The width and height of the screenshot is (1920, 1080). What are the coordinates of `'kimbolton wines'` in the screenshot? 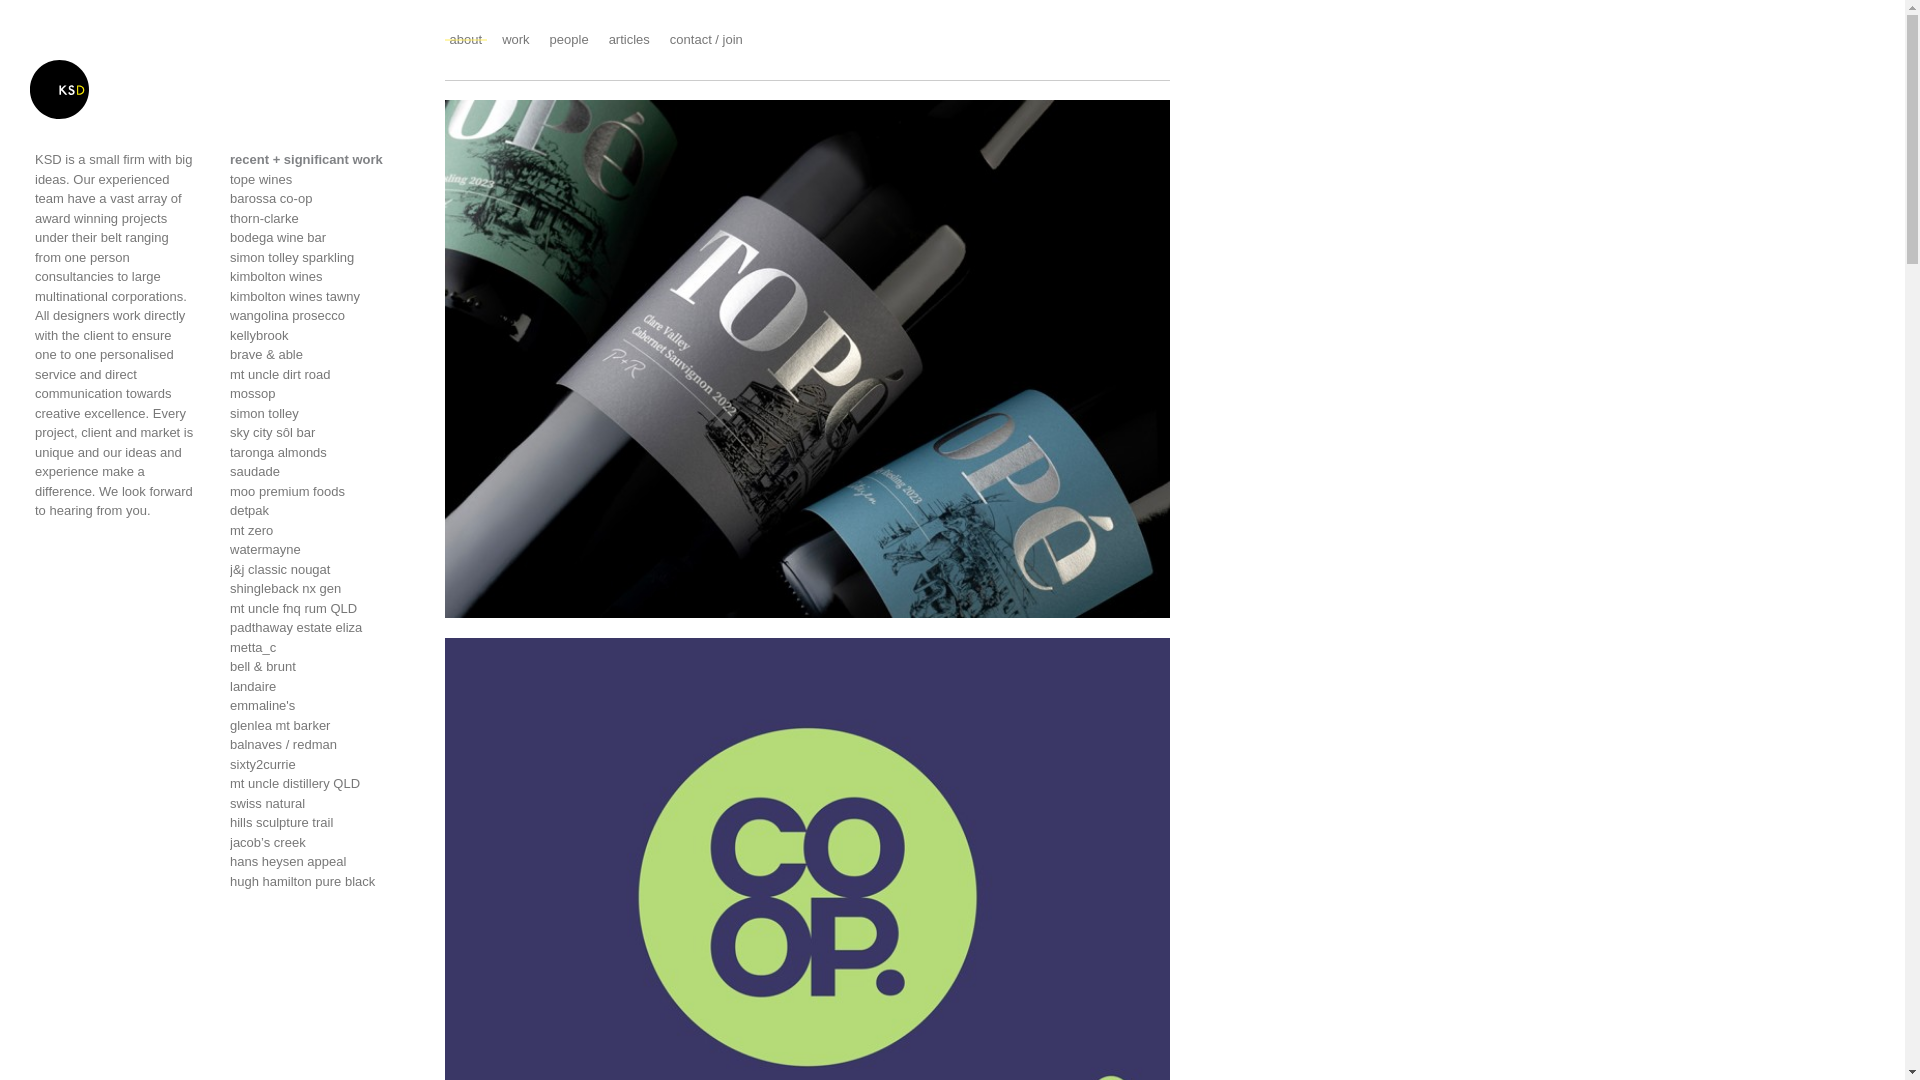 It's located at (320, 277).